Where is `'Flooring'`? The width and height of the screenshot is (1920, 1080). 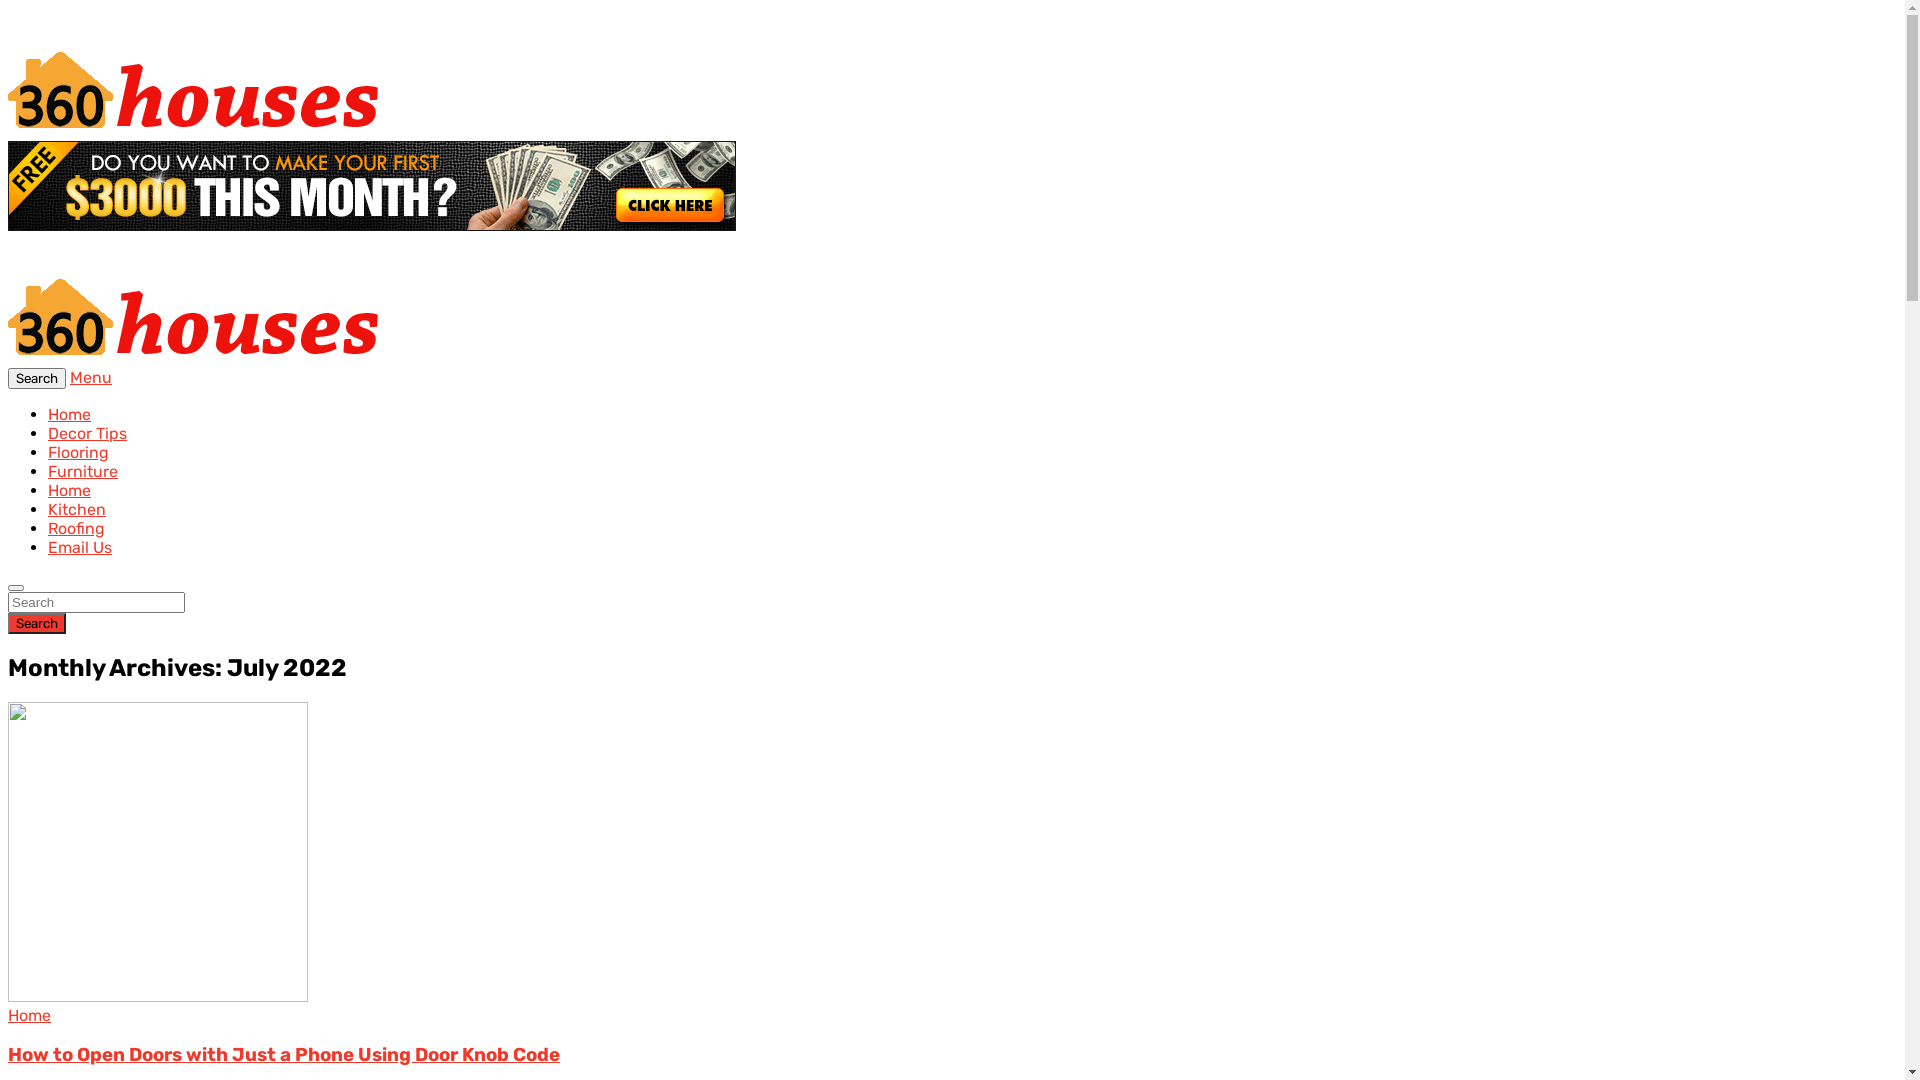
'Flooring' is located at coordinates (78, 452).